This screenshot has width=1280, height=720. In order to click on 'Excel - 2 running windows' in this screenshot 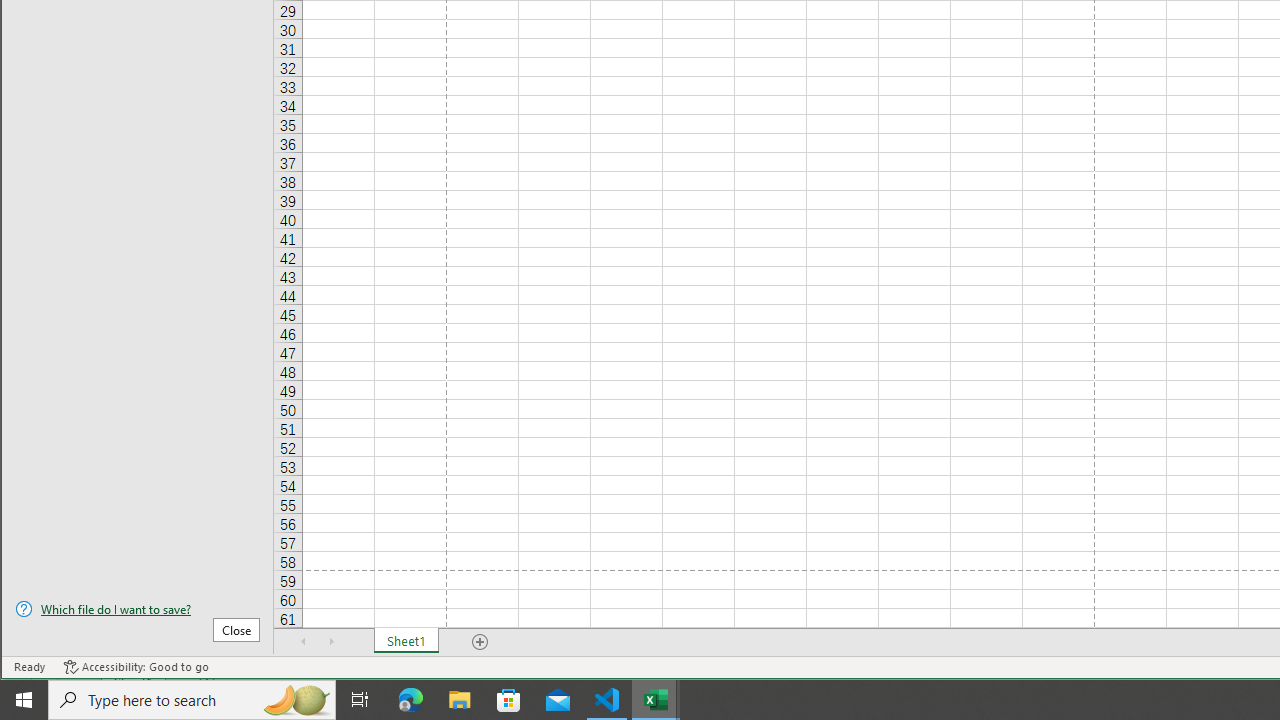, I will do `click(656, 698)`.